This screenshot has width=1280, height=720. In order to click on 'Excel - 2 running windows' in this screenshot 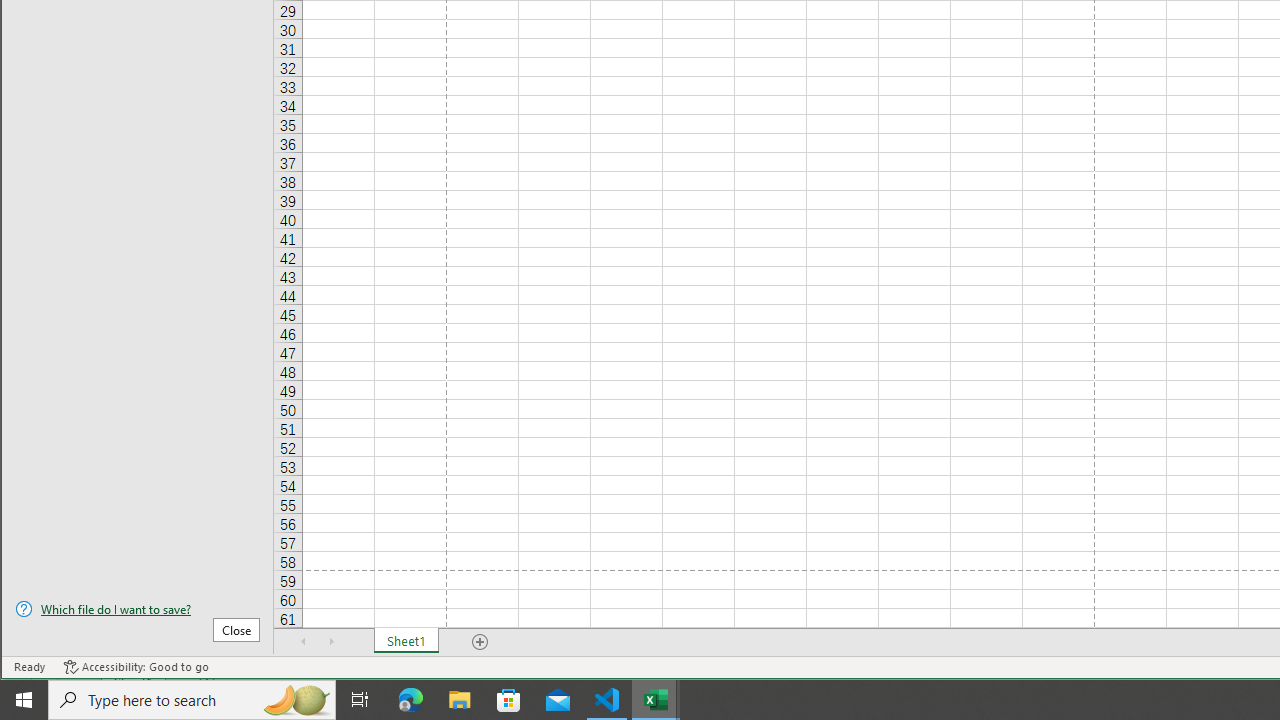, I will do `click(656, 698)`.